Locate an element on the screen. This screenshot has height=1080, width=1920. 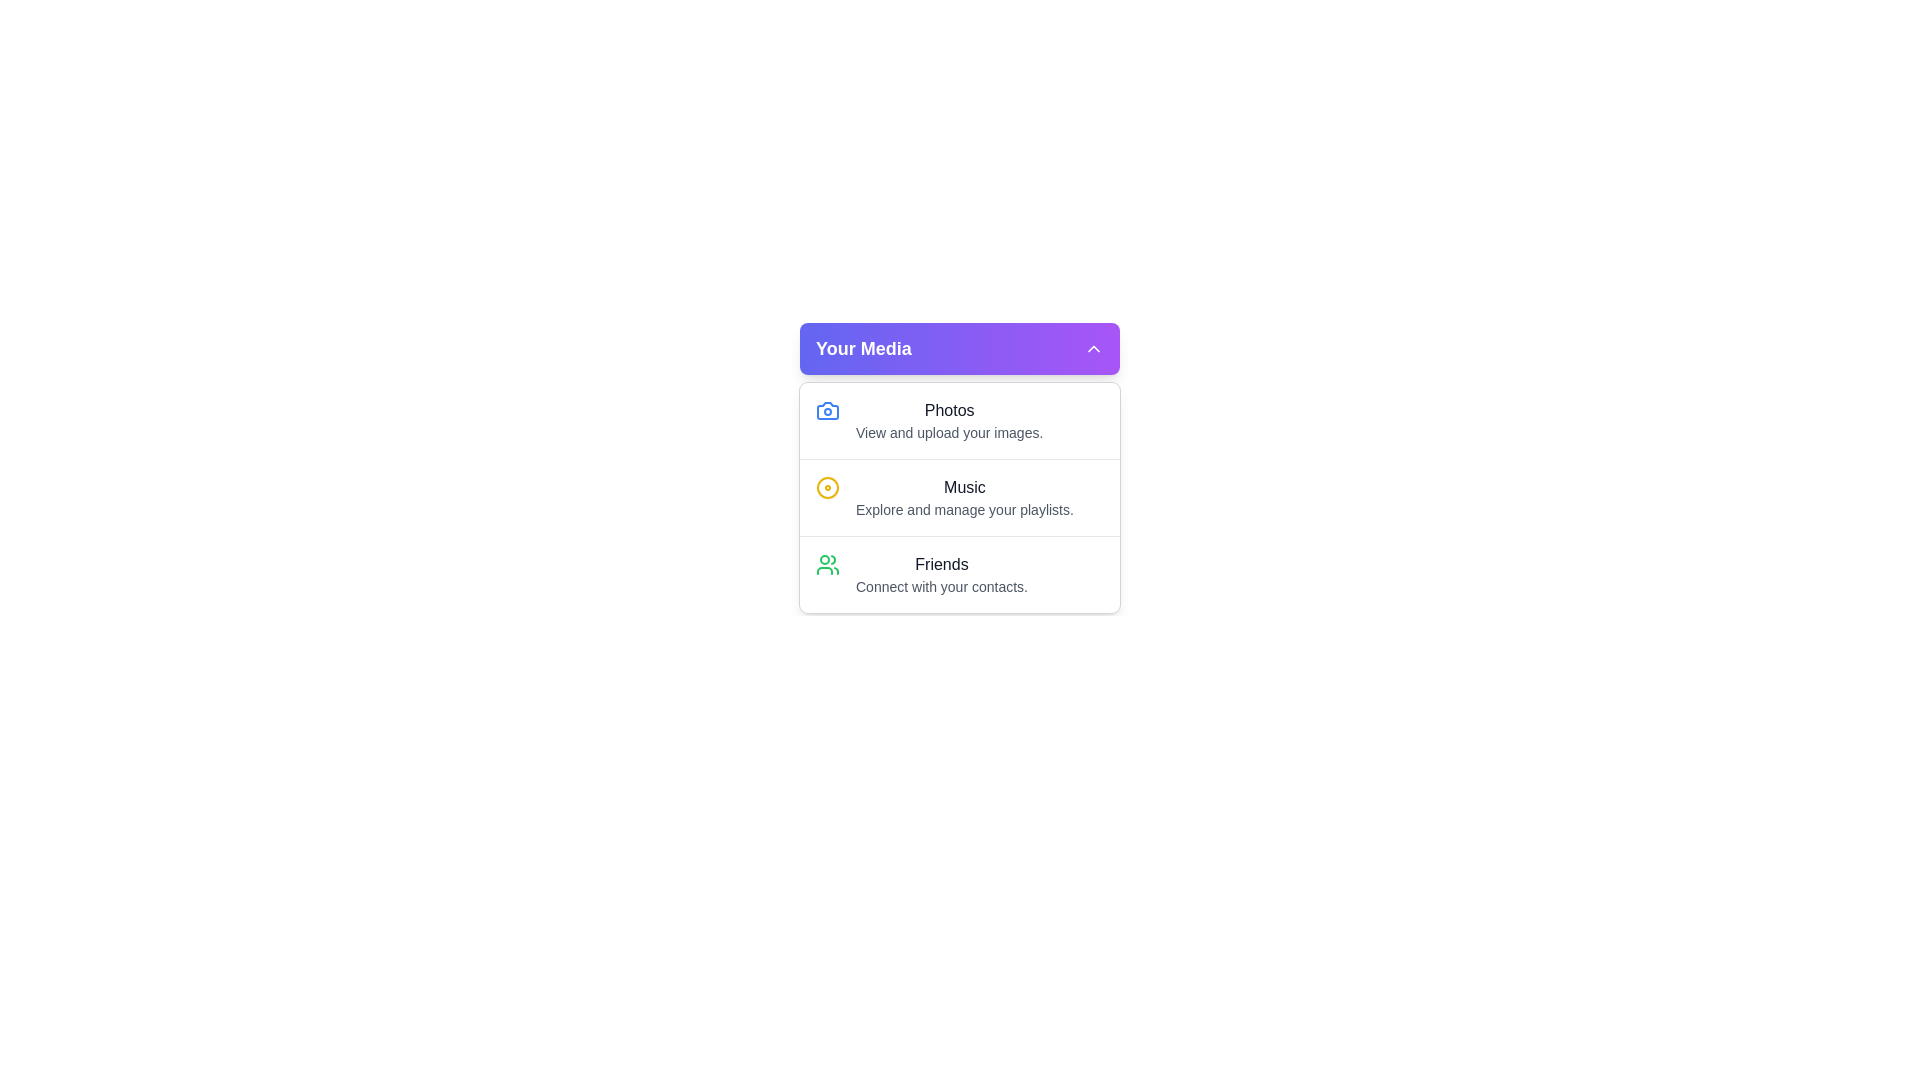
the text label located in the header bar of the dropdown panel, which is part of a purple gradient background area is located at coordinates (863, 347).